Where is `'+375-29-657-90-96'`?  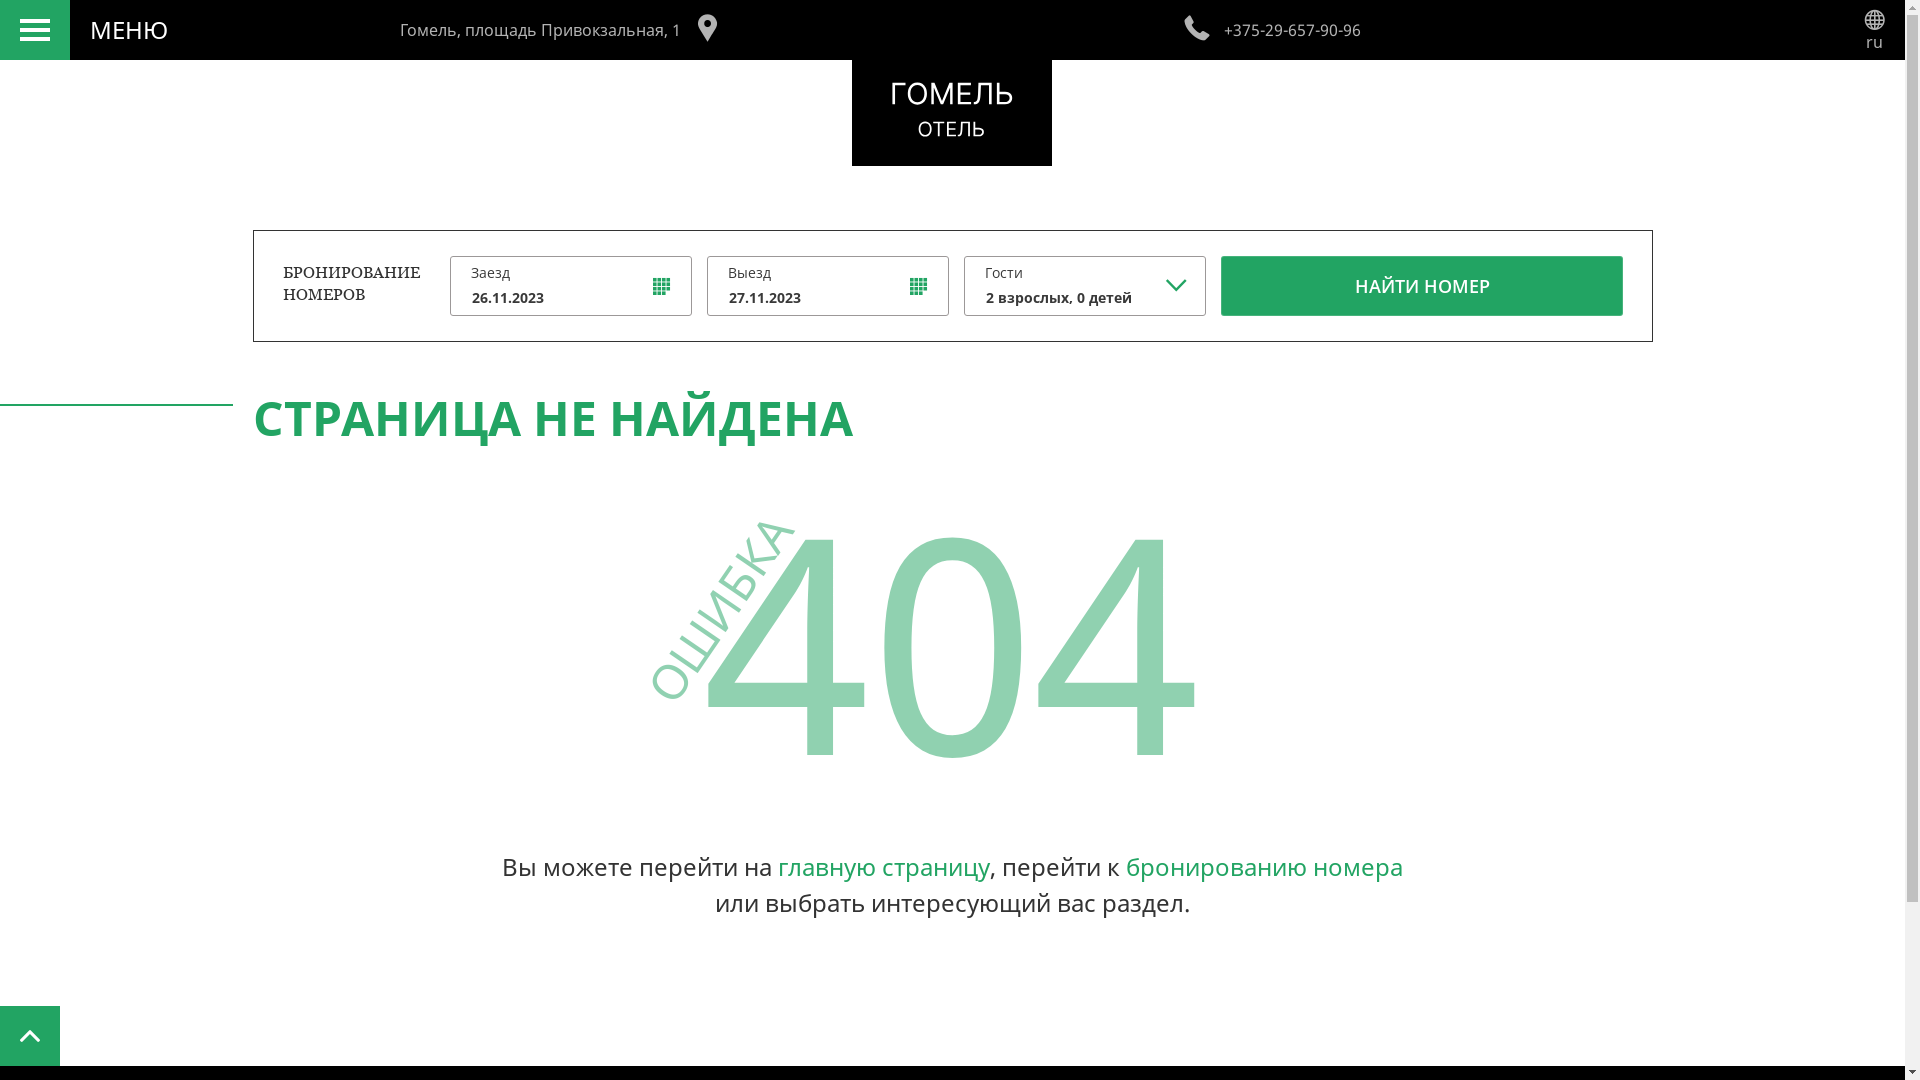 '+375-29-657-90-96' is located at coordinates (1260, 30).